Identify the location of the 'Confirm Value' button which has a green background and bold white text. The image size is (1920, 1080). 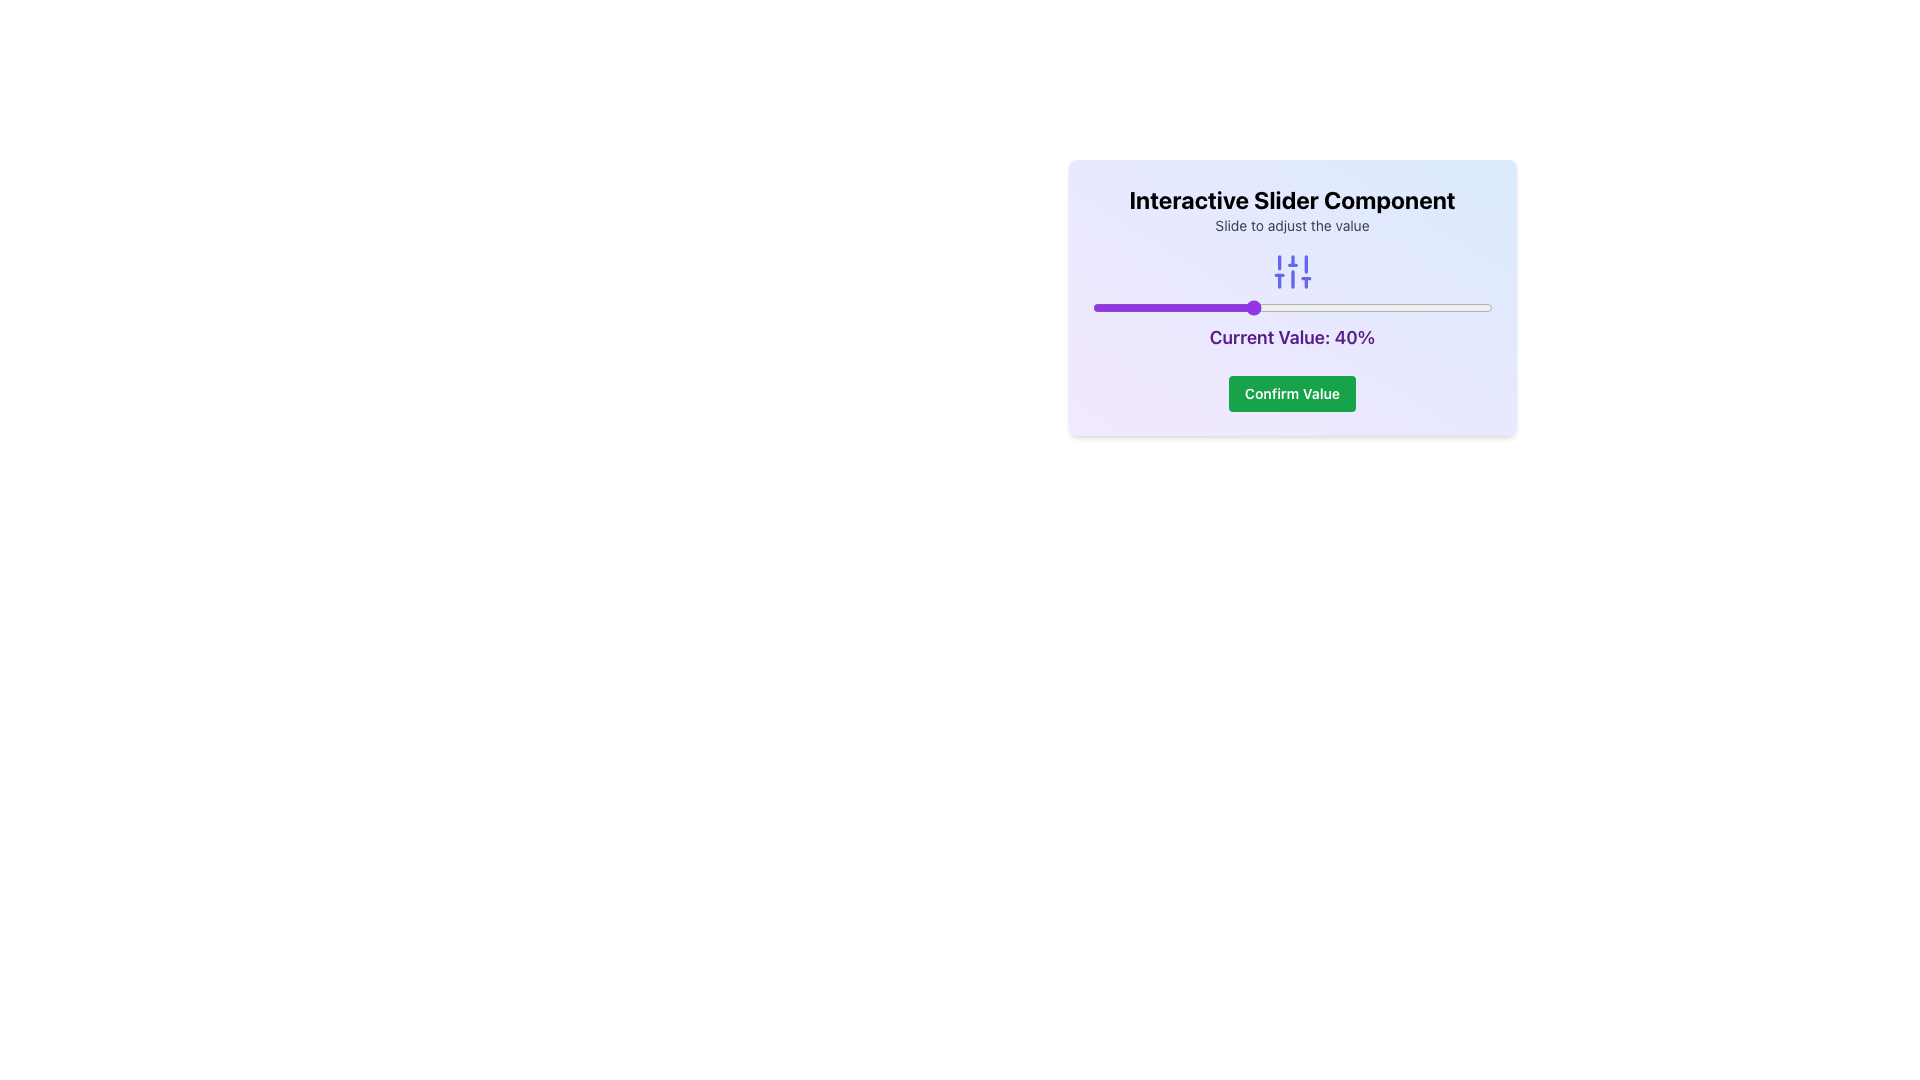
(1292, 393).